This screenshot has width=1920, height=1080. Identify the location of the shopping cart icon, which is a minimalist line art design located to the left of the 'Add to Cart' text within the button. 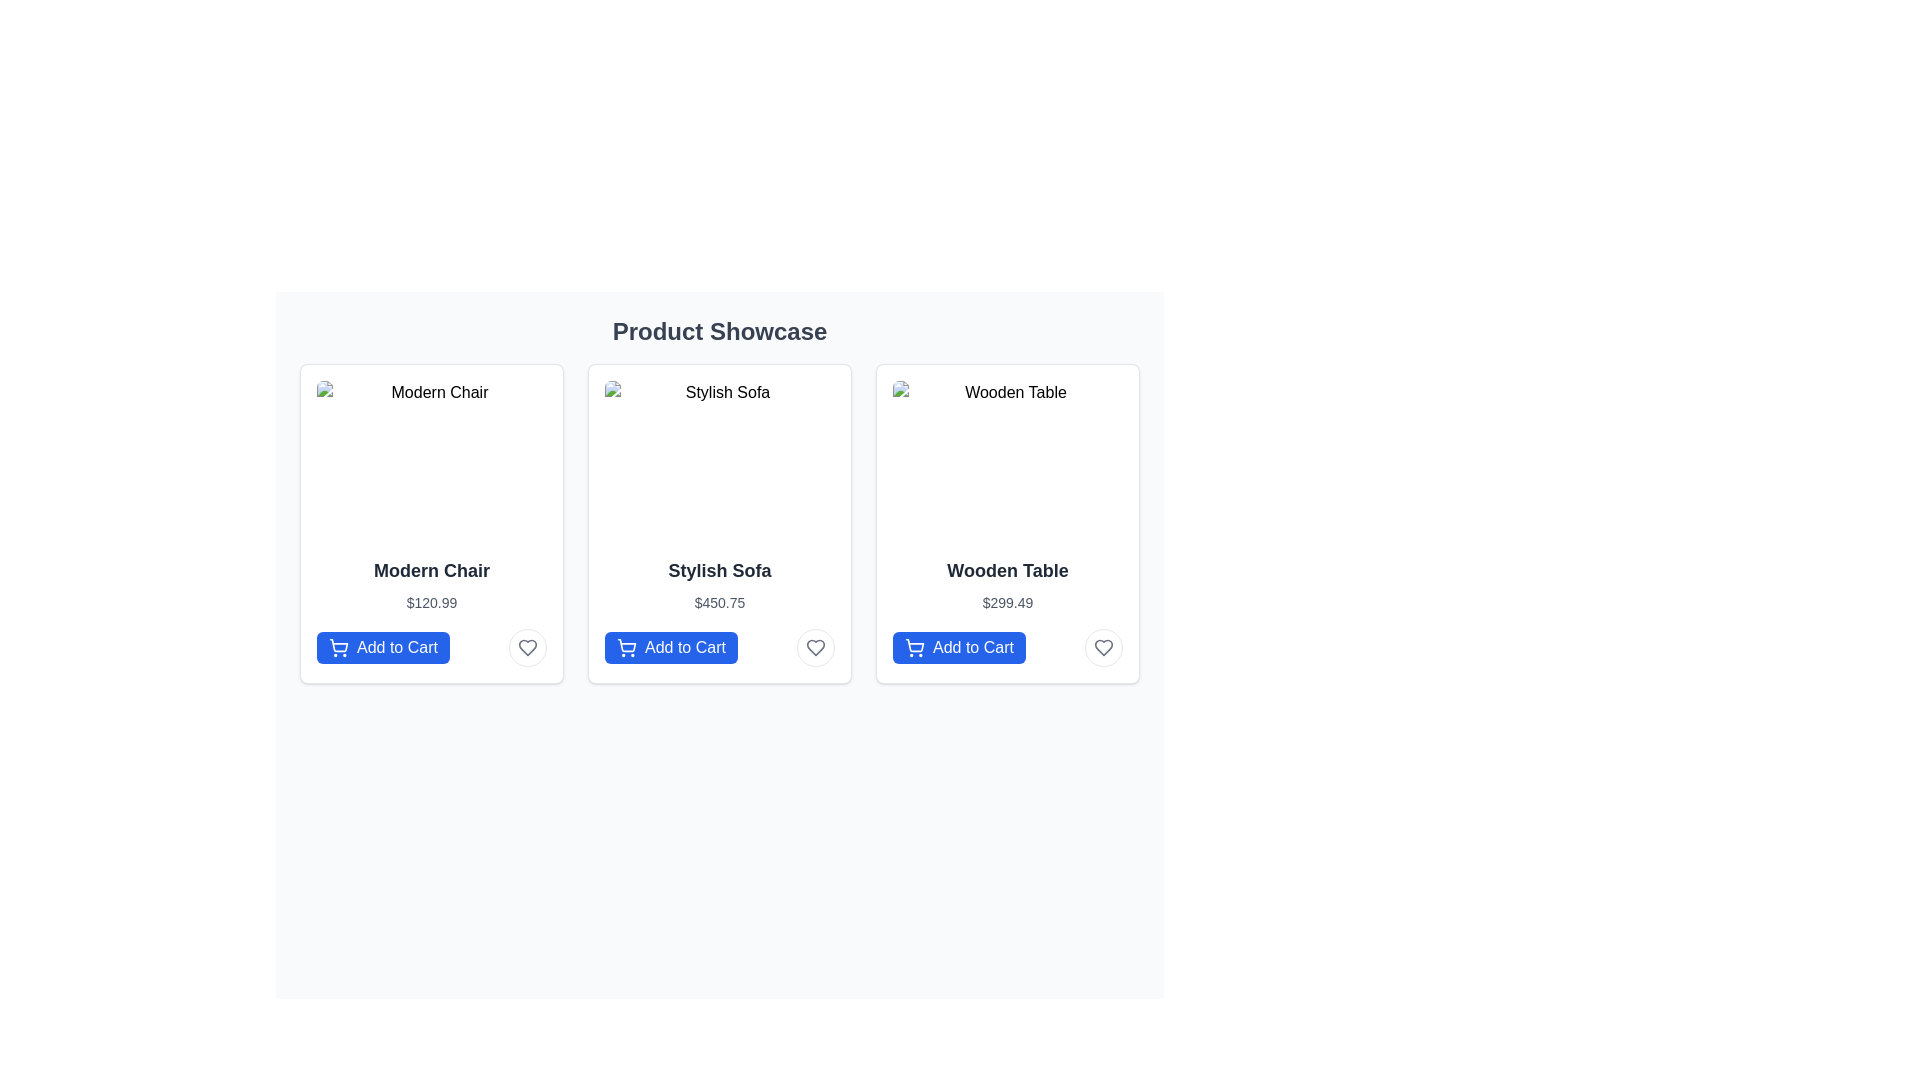
(914, 648).